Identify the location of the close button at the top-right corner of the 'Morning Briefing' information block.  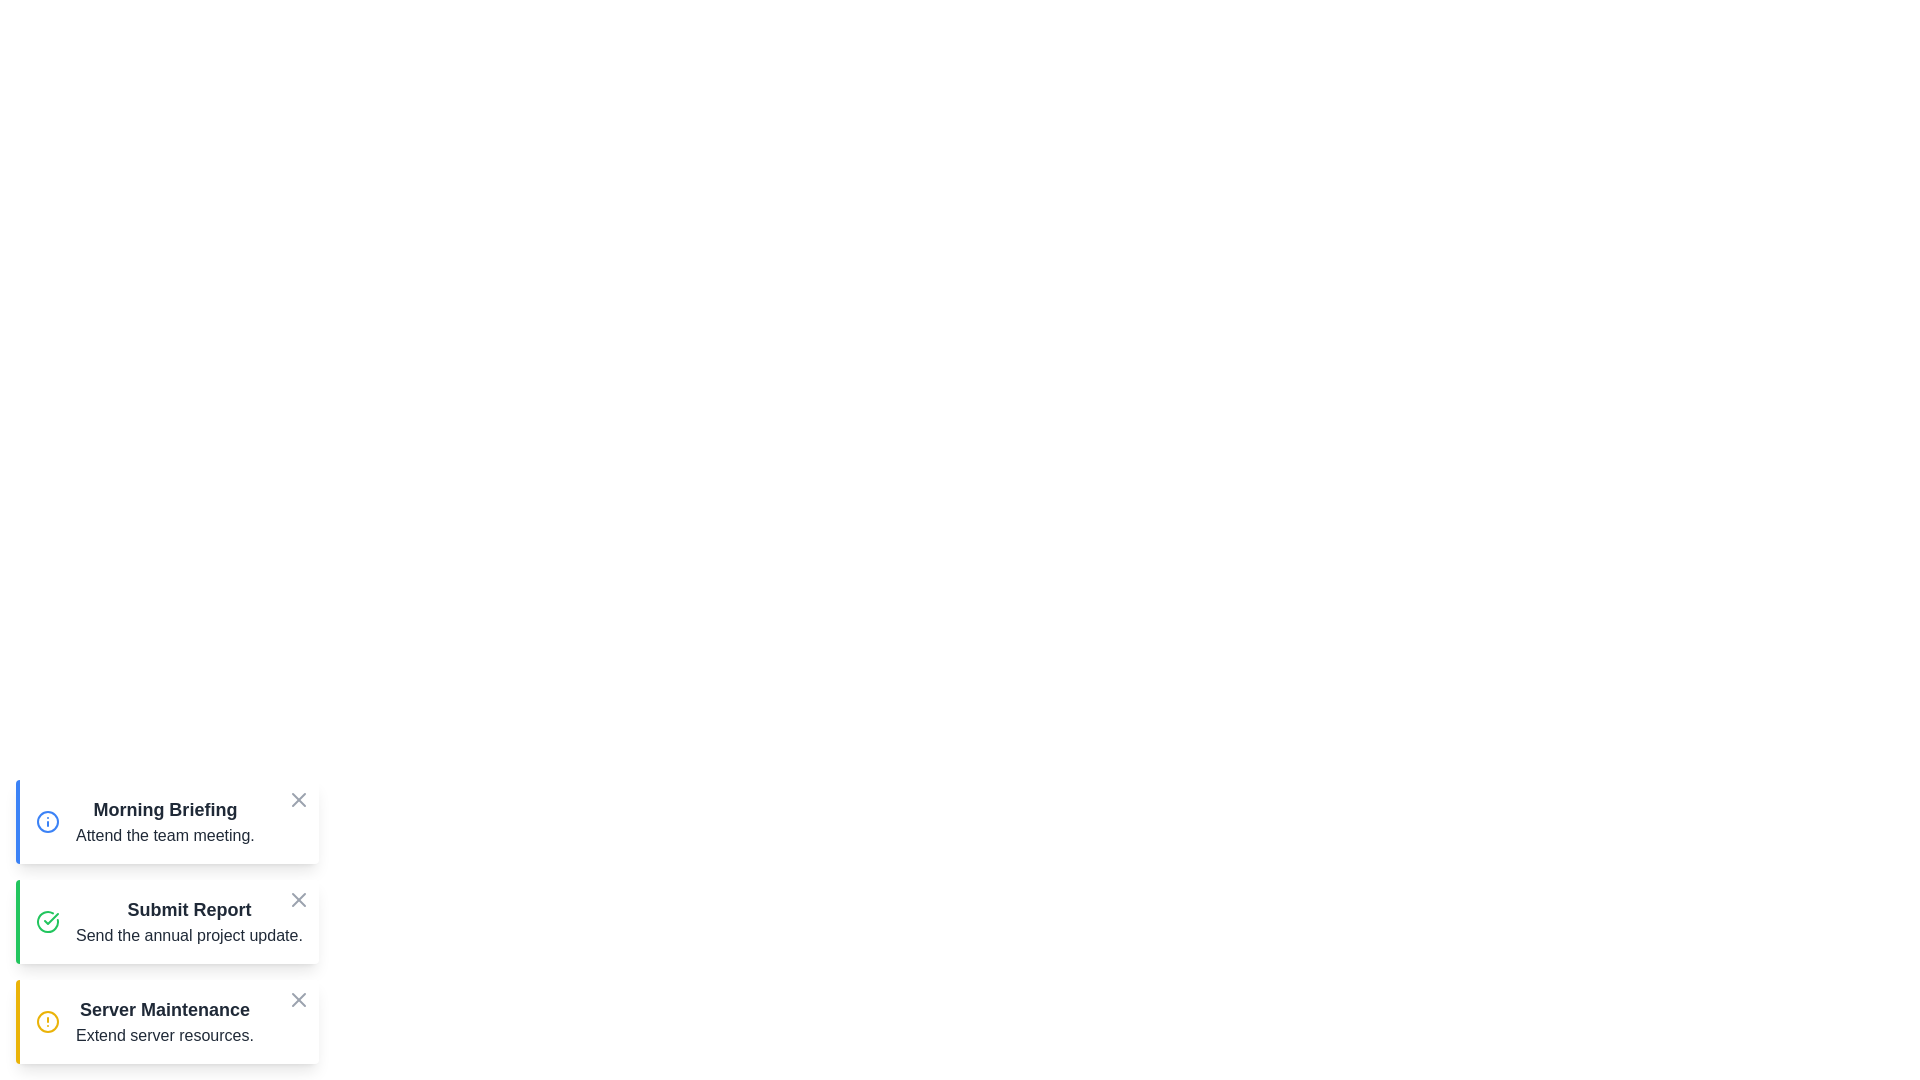
(297, 802).